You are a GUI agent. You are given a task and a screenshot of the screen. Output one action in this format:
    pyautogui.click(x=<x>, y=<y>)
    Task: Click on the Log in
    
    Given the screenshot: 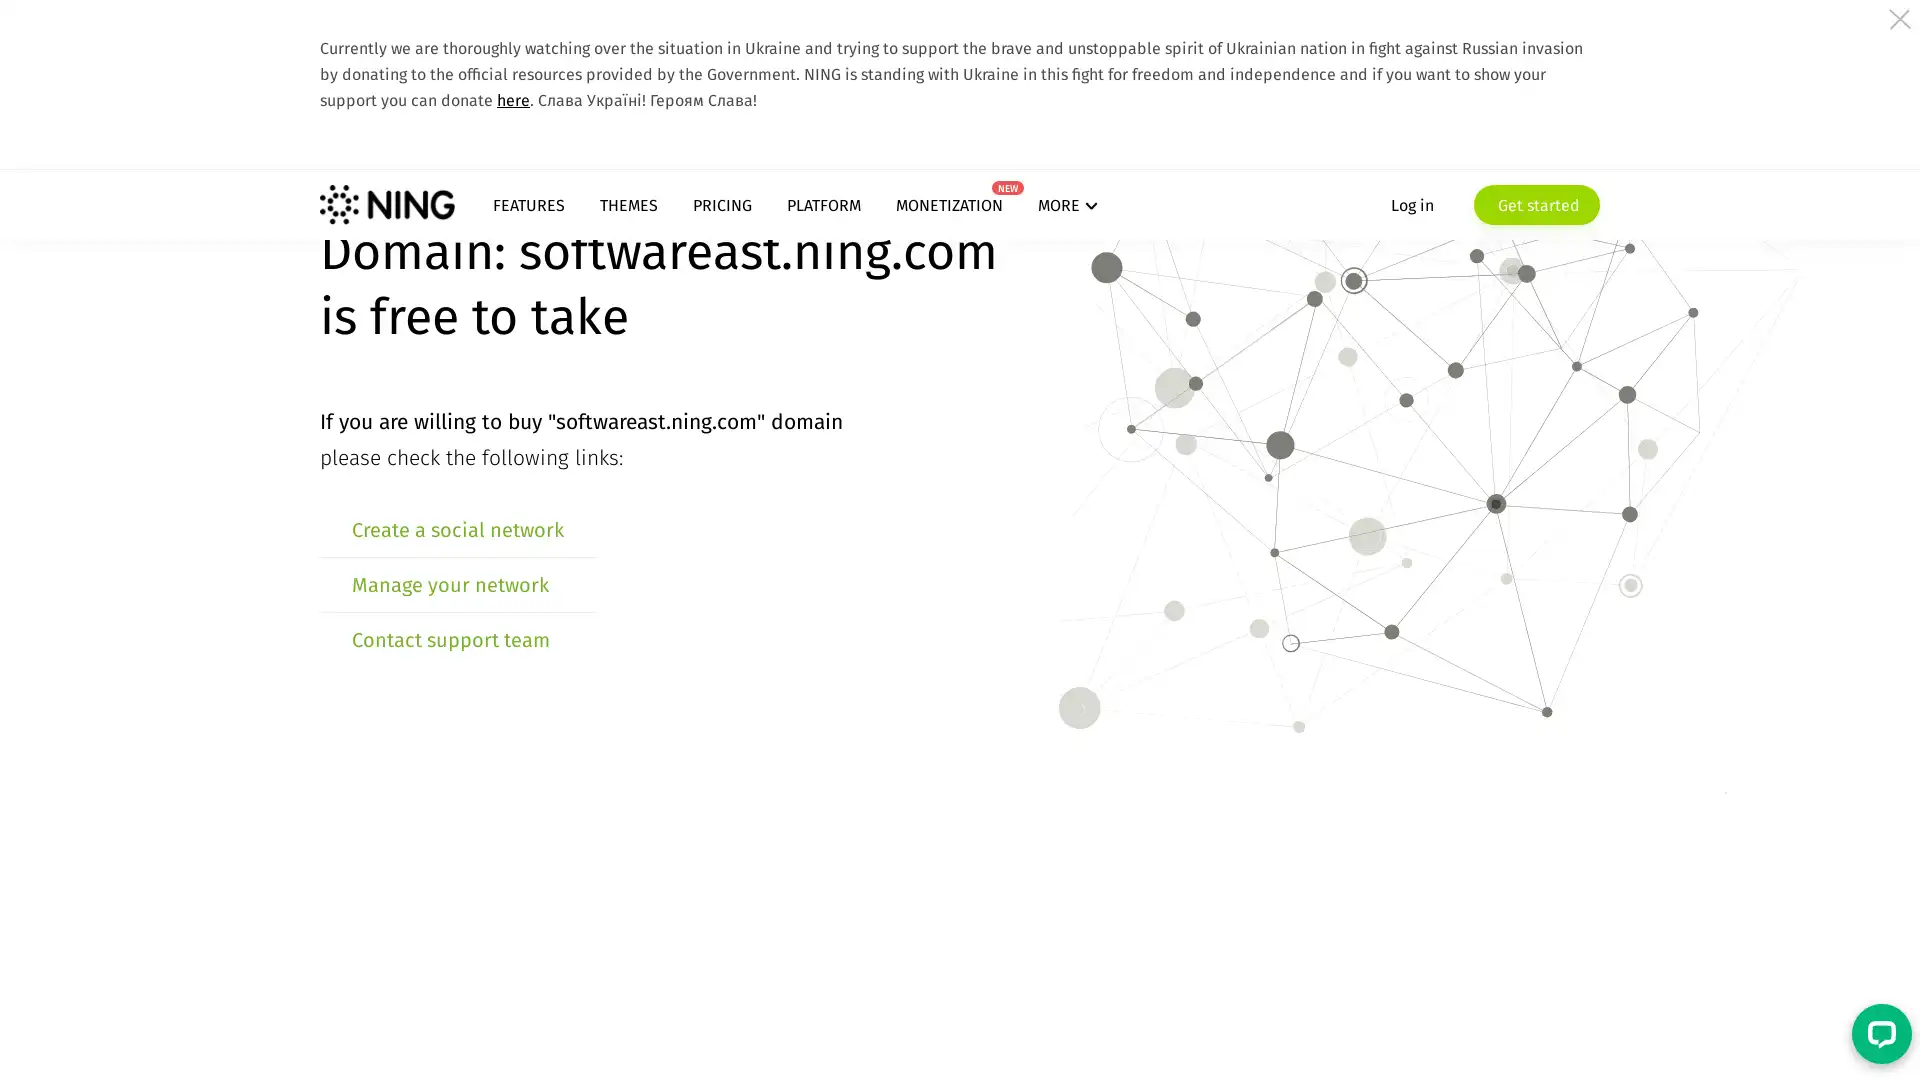 What is the action you would take?
    pyautogui.click(x=1411, y=204)
    